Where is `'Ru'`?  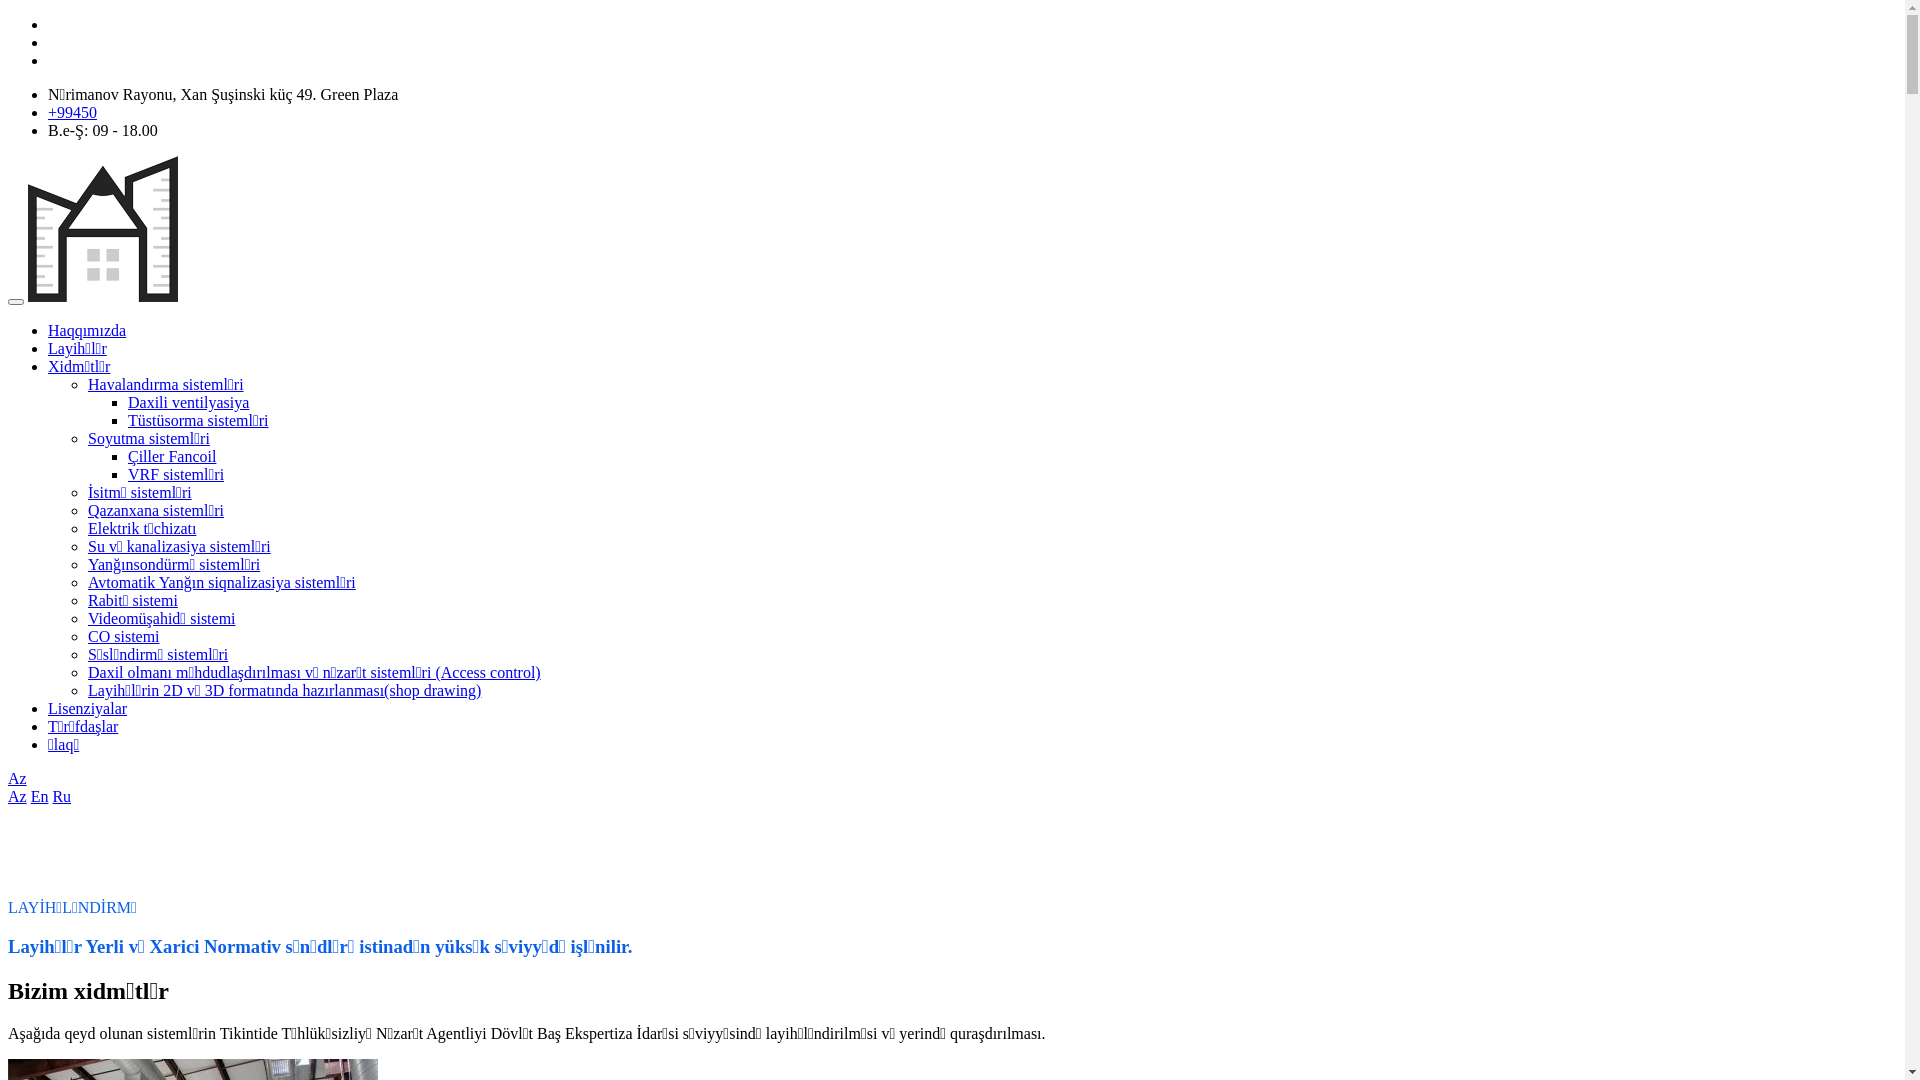
'Ru' is located at coordinates (61, 795).